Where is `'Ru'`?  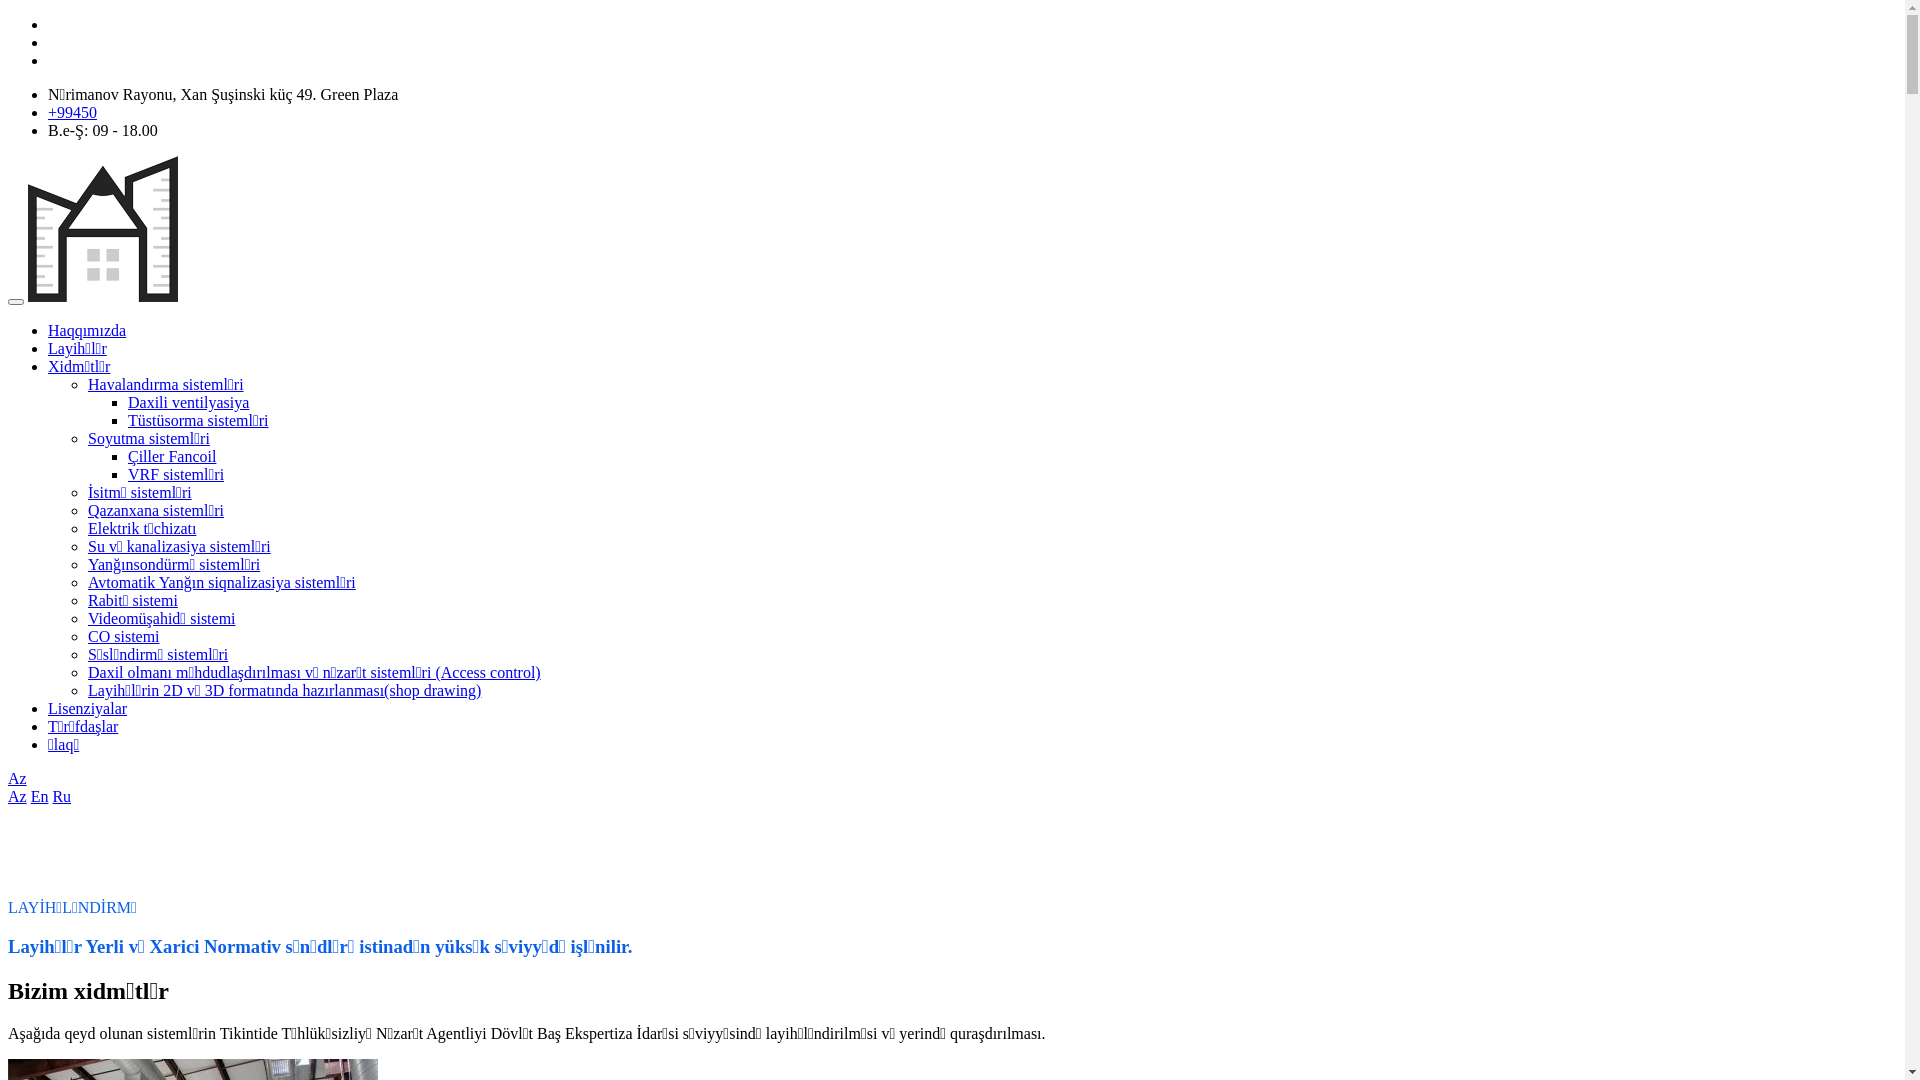
'Ru' is located at coordinates (61, 795).